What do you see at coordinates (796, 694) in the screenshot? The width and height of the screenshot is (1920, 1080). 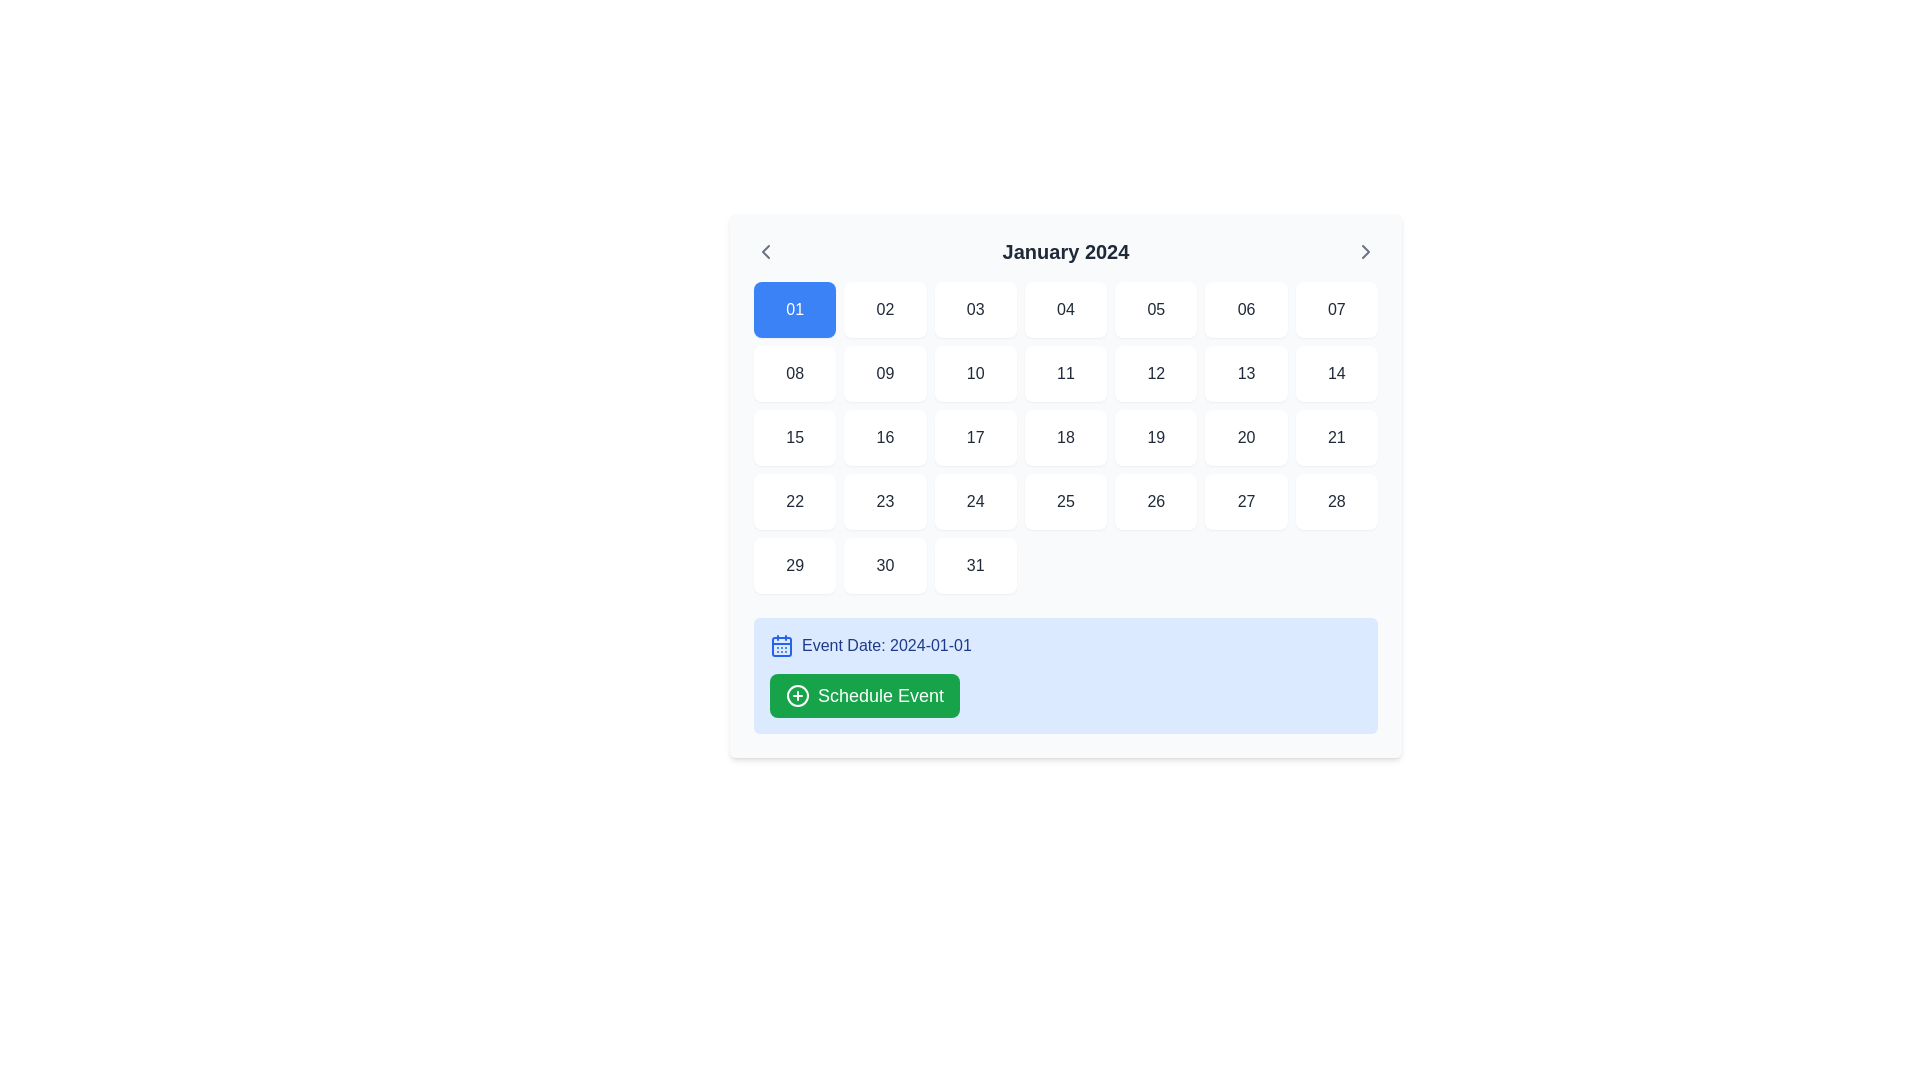 I see `the icon located to the left of the 'Schedule Event' text within the green button at the bottom-center of the interface to interact with the 'Schedule Event' button` at bounding box center [796, 694].